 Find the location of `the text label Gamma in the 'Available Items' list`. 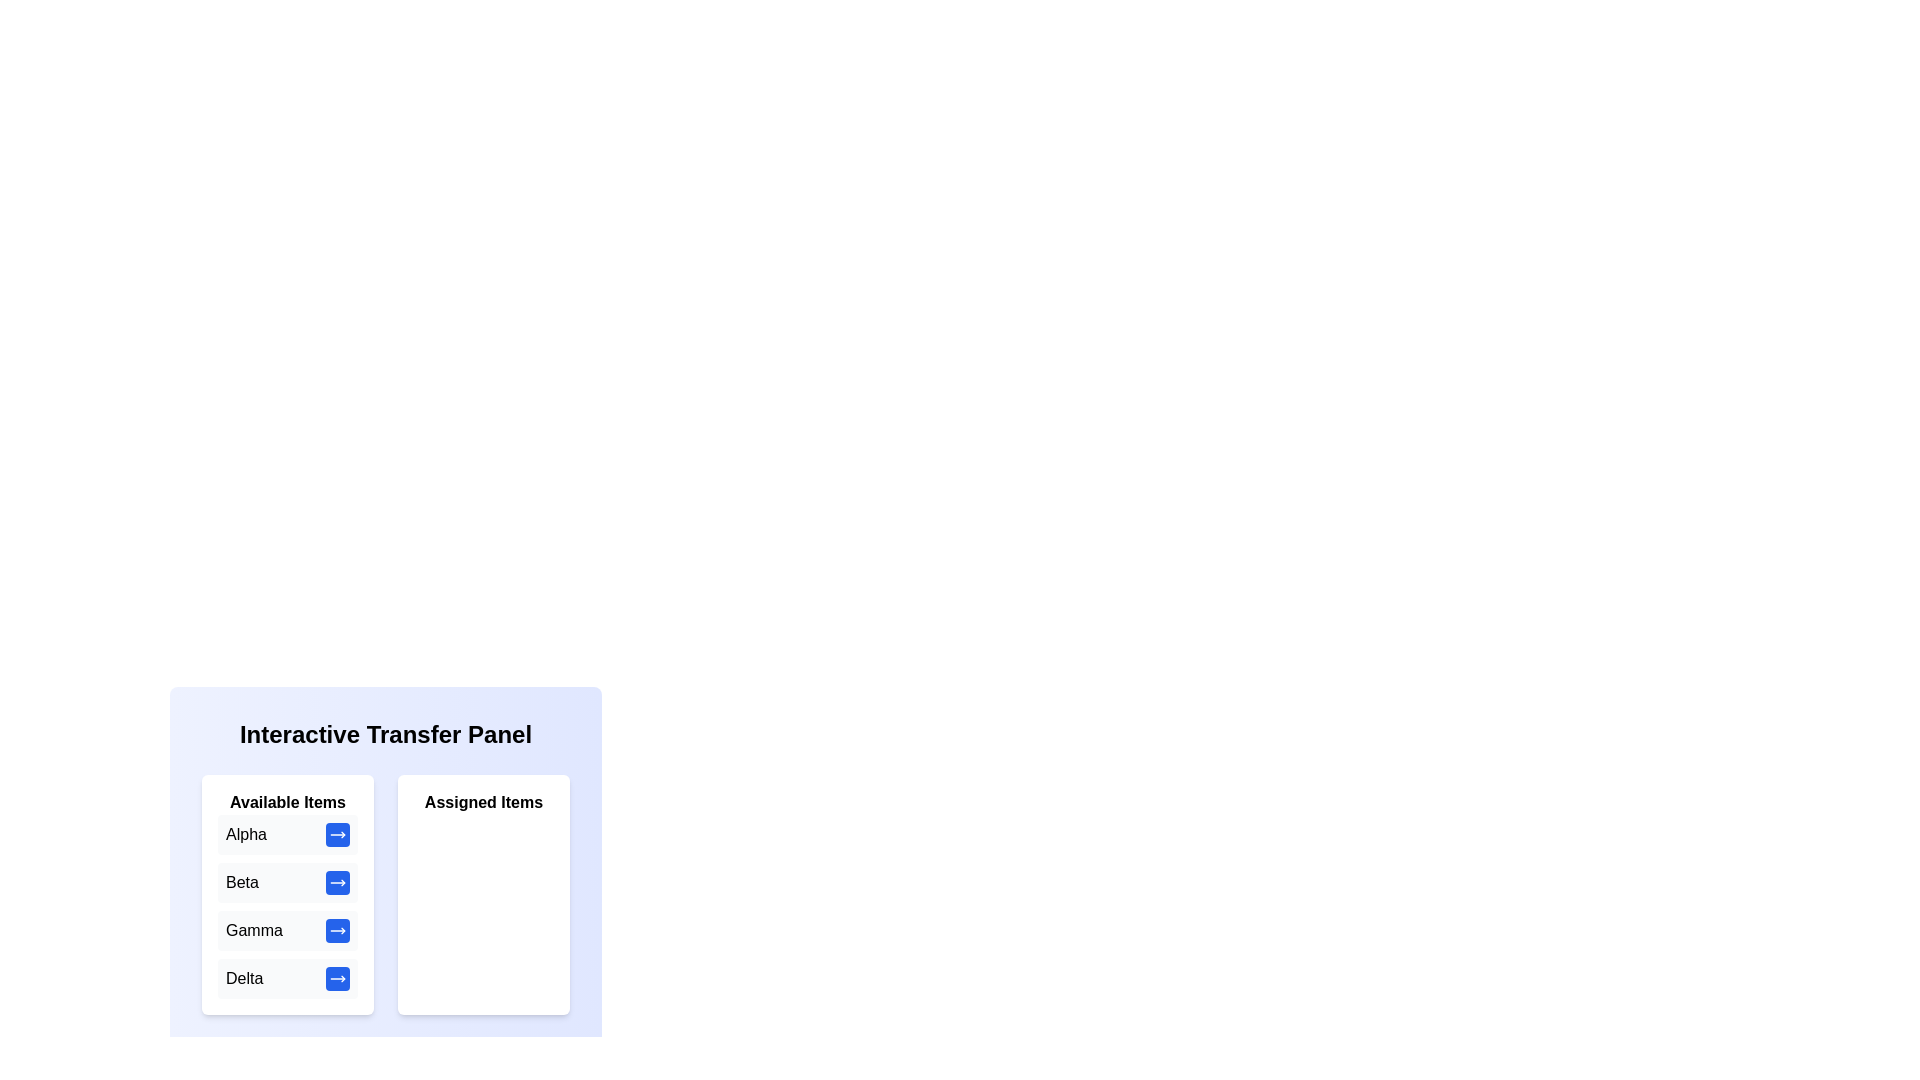

the text label Gamma in the 'Available Items' list is located at coordinates (253, 930).